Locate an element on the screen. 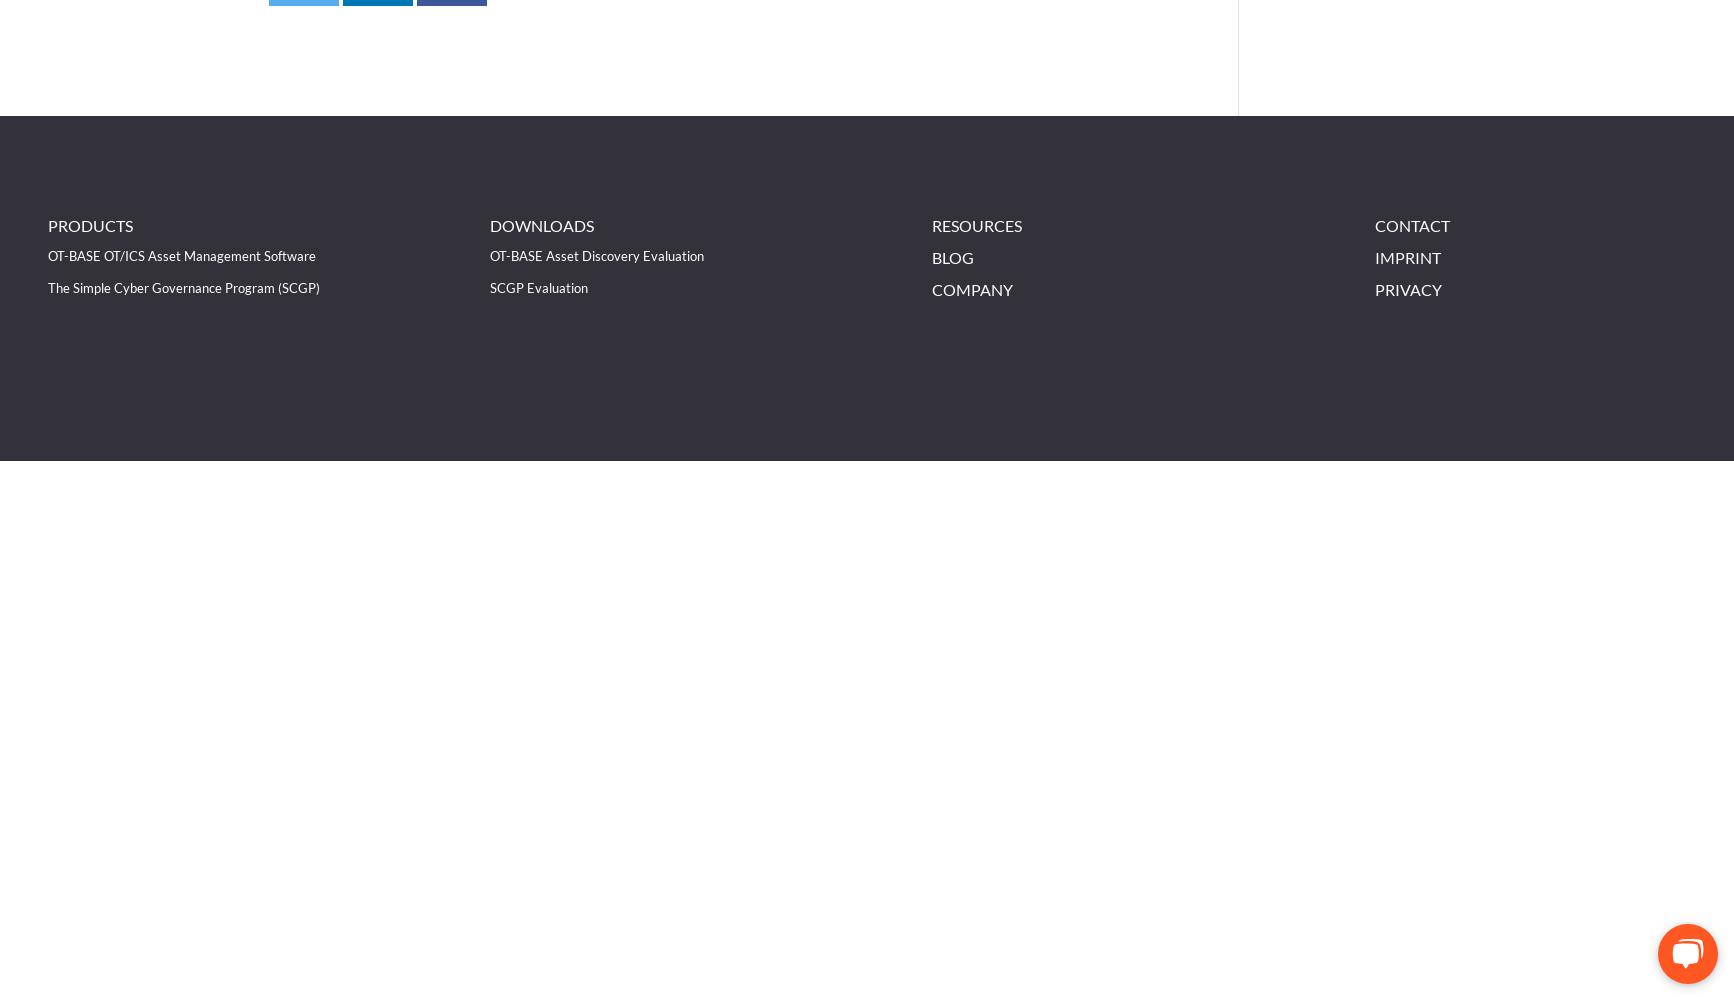 Image resolution: width=1734 pixels, height=1000 pixels. 'Privacy' is located at coordinates (1406, 288).